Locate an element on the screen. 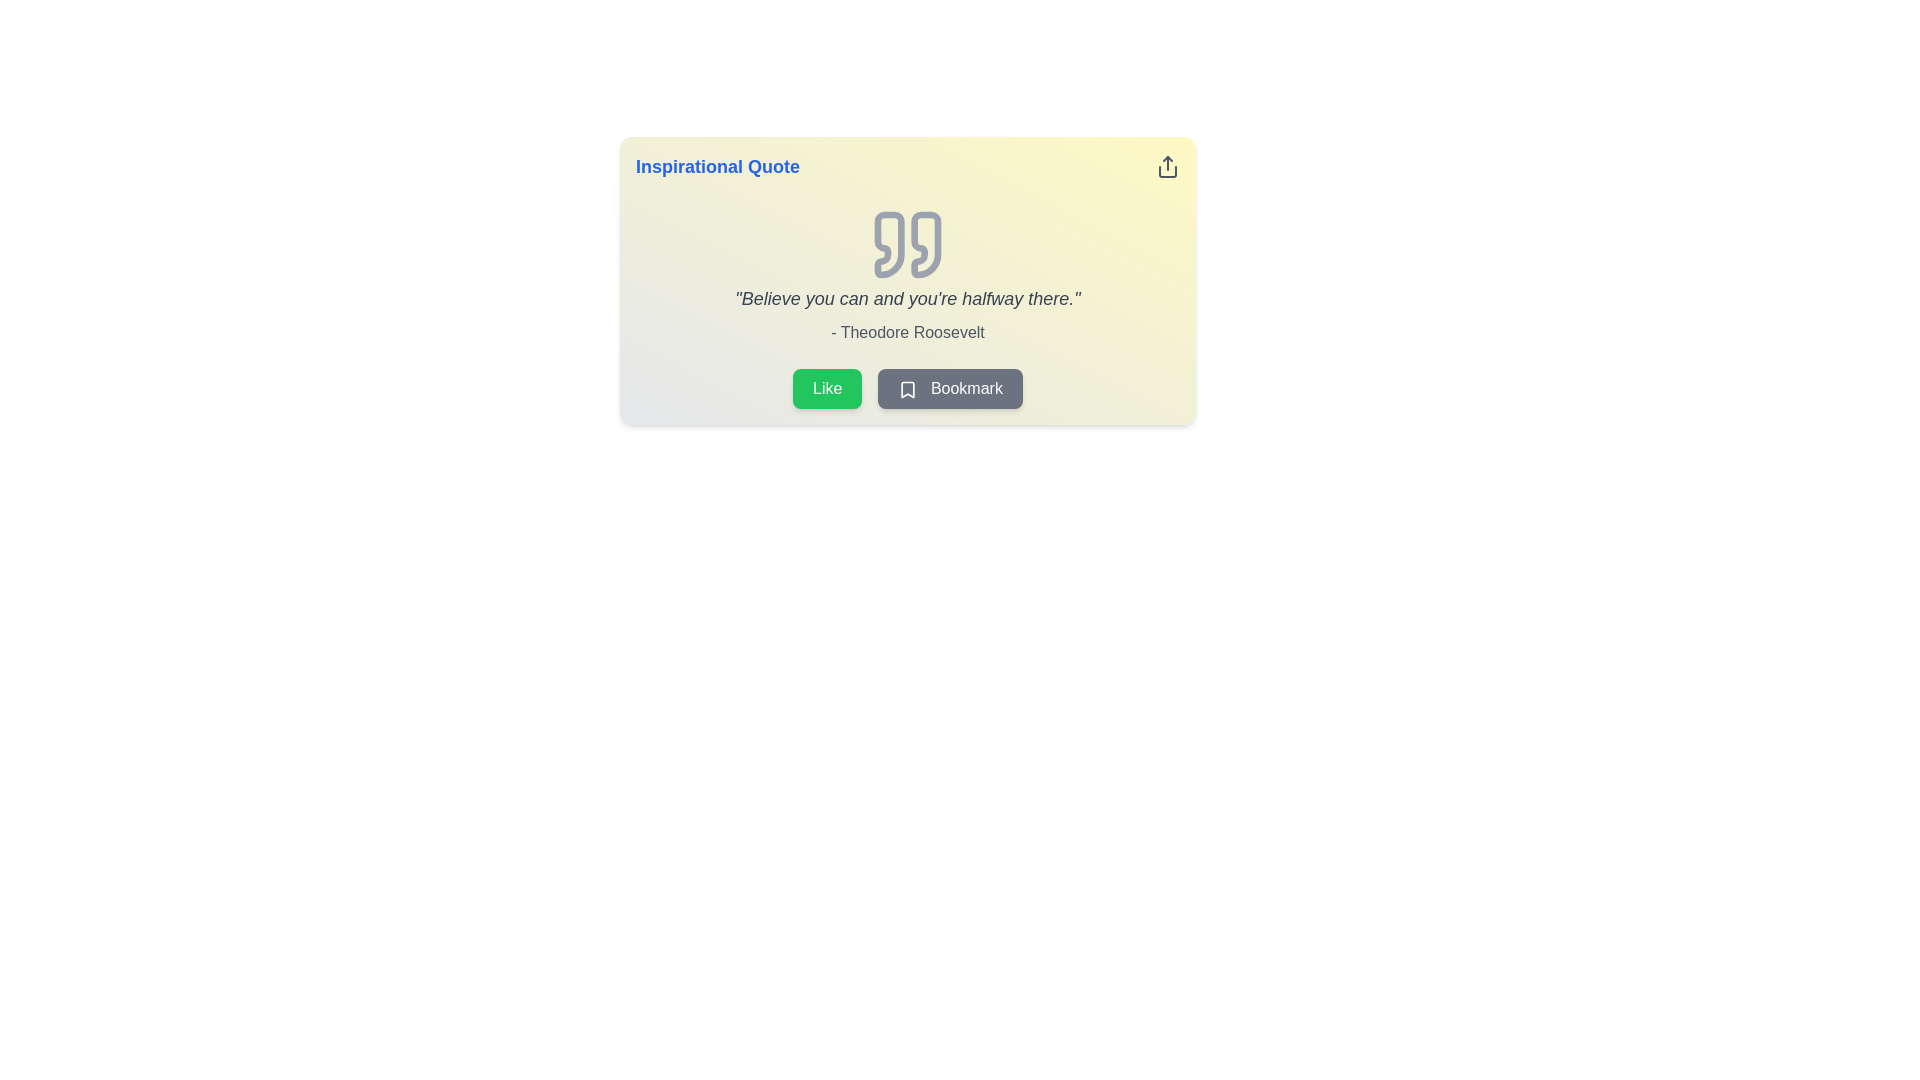 This screenshot has height=1080, width=1920. the bookmark button, which is the second button to the right of the green 'Like' button, allowing users is located at coordinates (949, 389).